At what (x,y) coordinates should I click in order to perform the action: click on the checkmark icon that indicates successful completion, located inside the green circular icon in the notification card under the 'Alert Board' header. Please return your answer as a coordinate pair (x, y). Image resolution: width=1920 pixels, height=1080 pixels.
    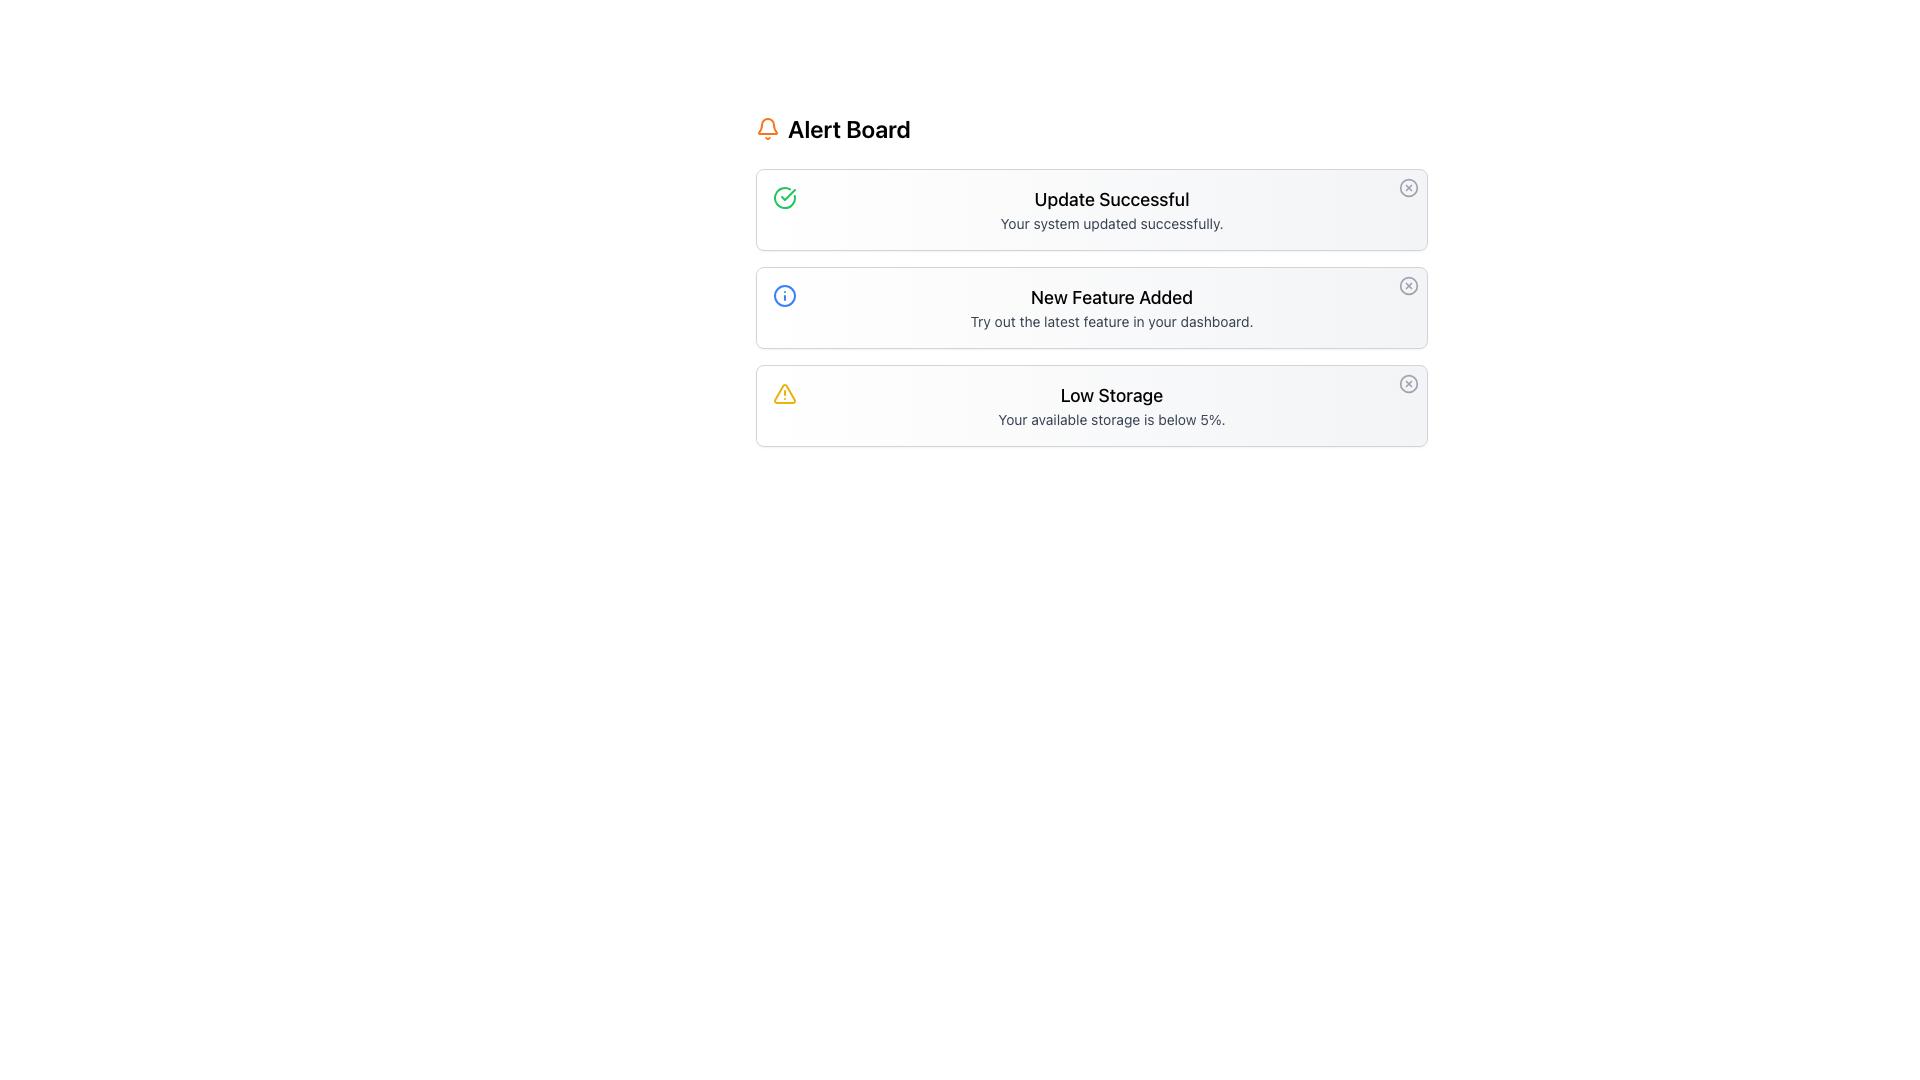
    Looking at the image, I should click on (787, 195).